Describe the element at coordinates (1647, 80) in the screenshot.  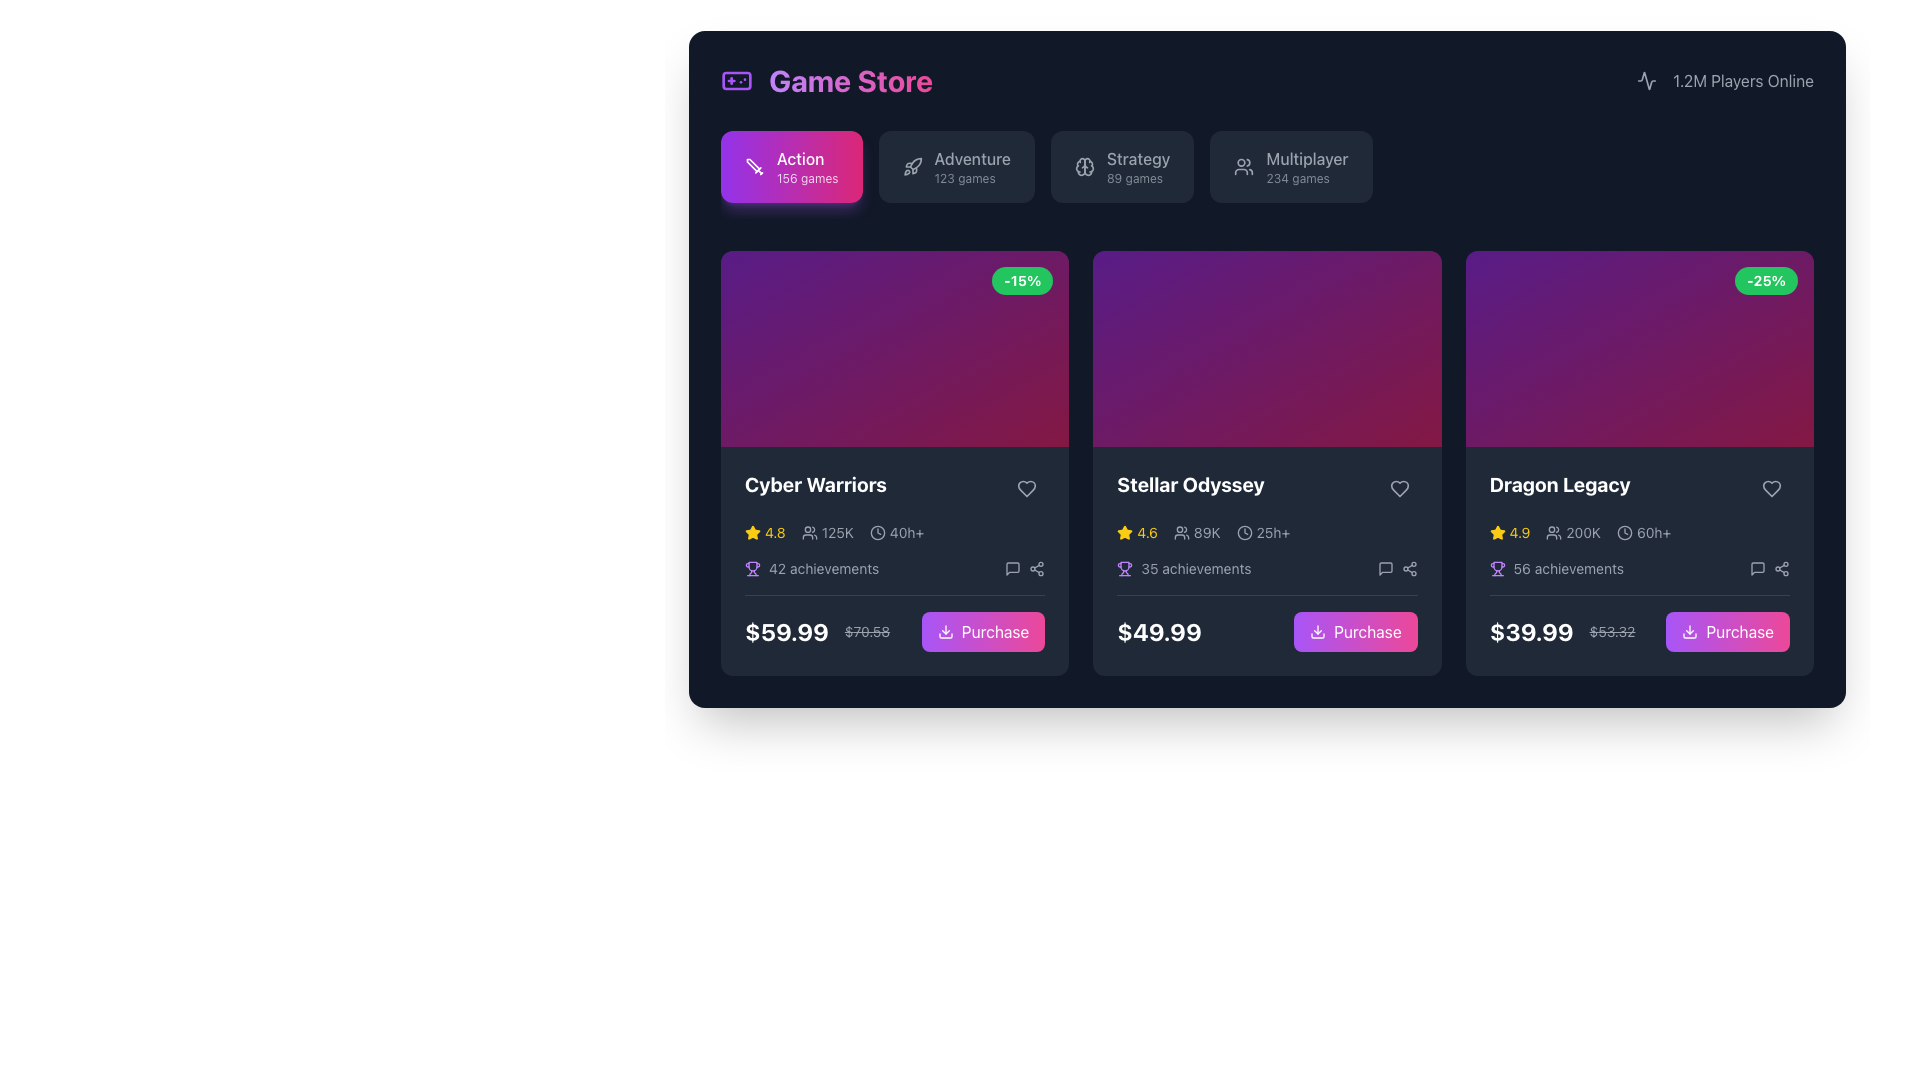
I see `the decorative or status-indicating SVG icon located in the top-right section of the header bar, next to the '1.2M Players Online' counter` at that location.